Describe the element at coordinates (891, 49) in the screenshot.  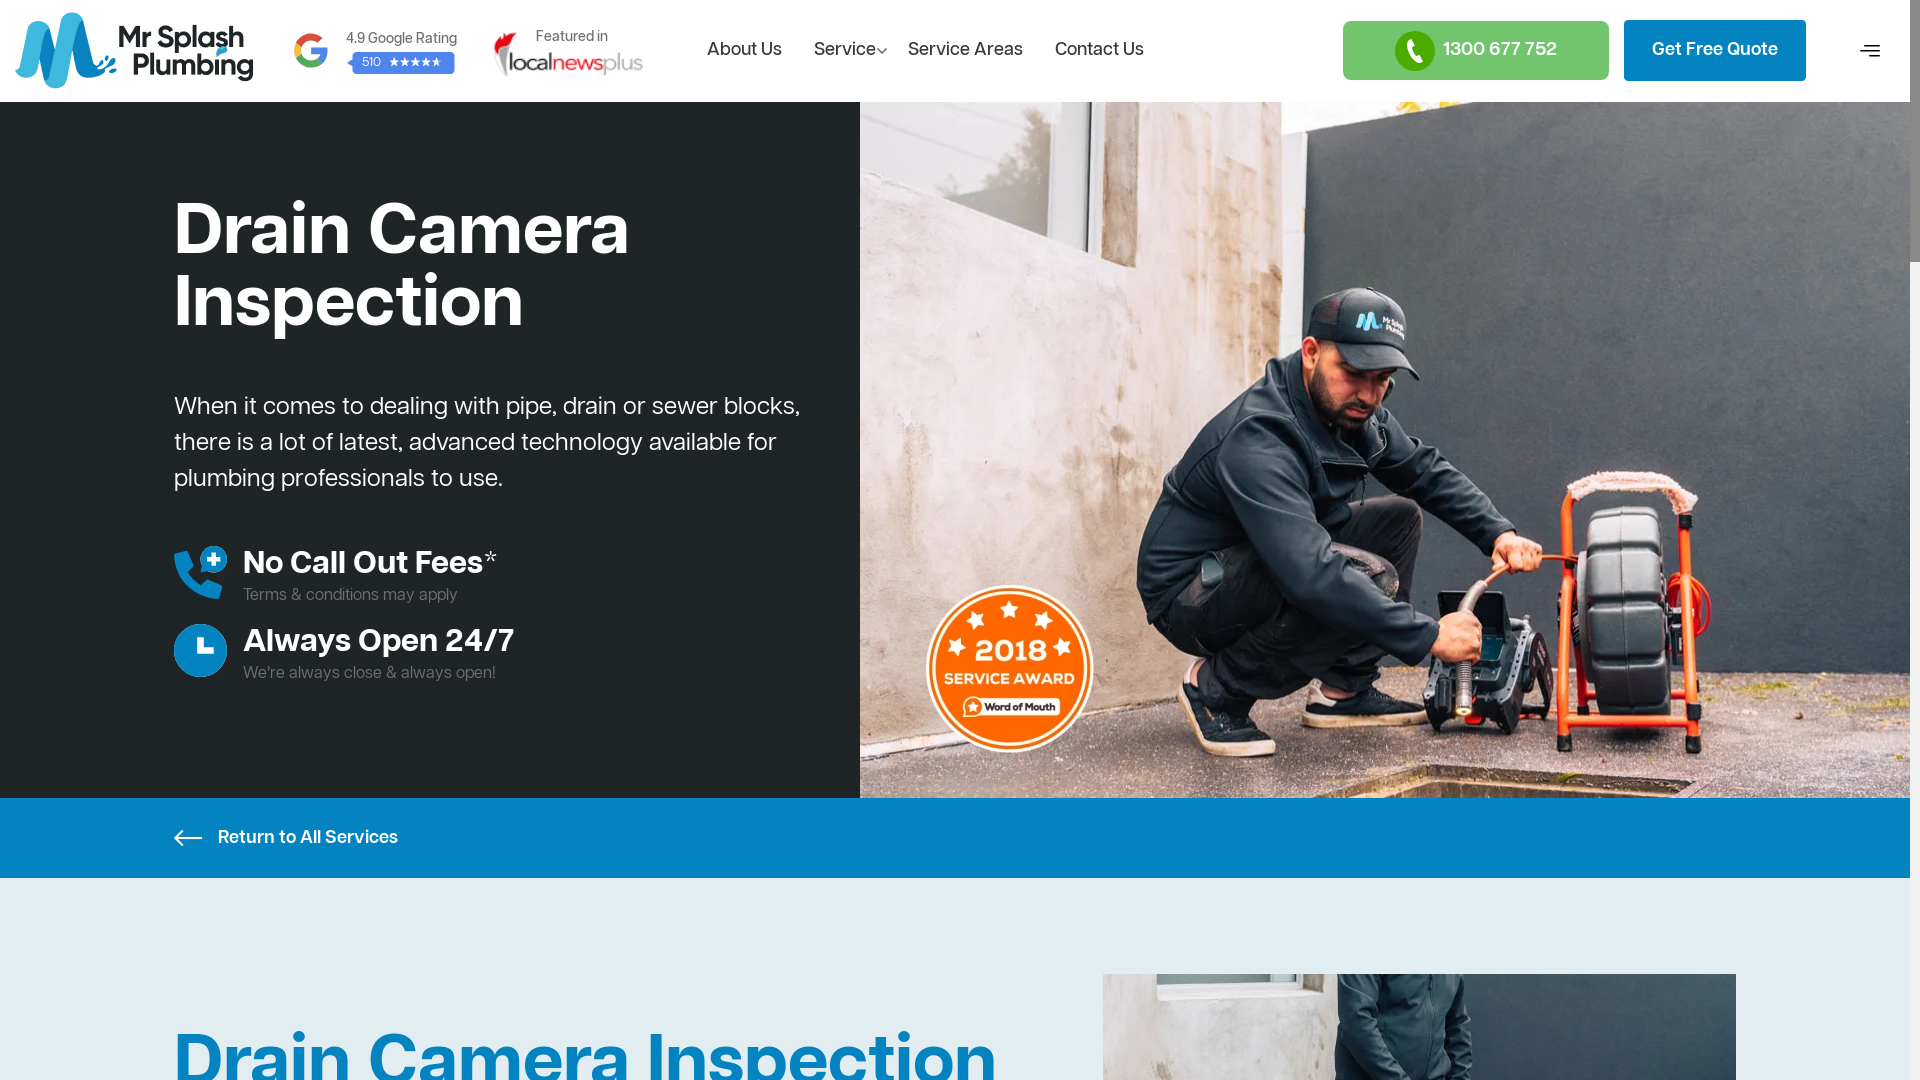
I see `'Service Areas'` at that location.